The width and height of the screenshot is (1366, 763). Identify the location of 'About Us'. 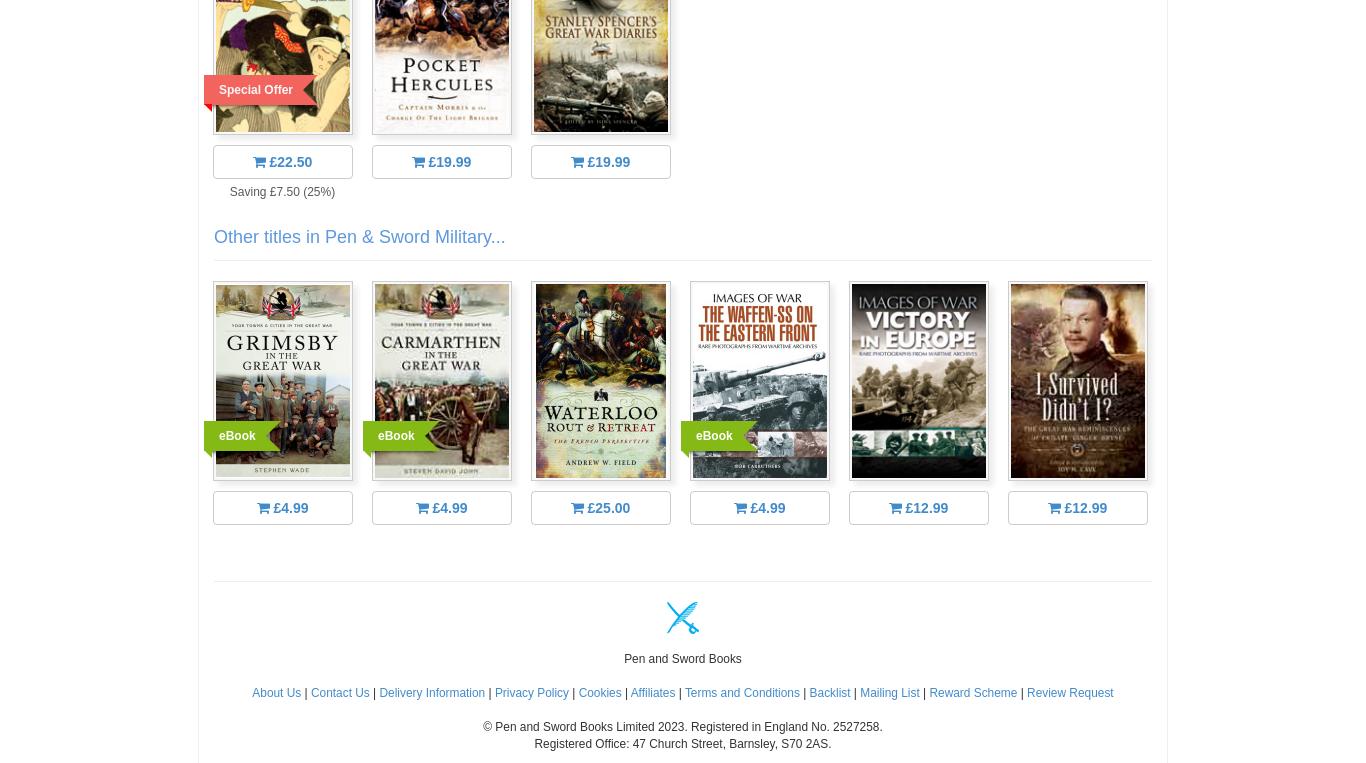
(276, 692).